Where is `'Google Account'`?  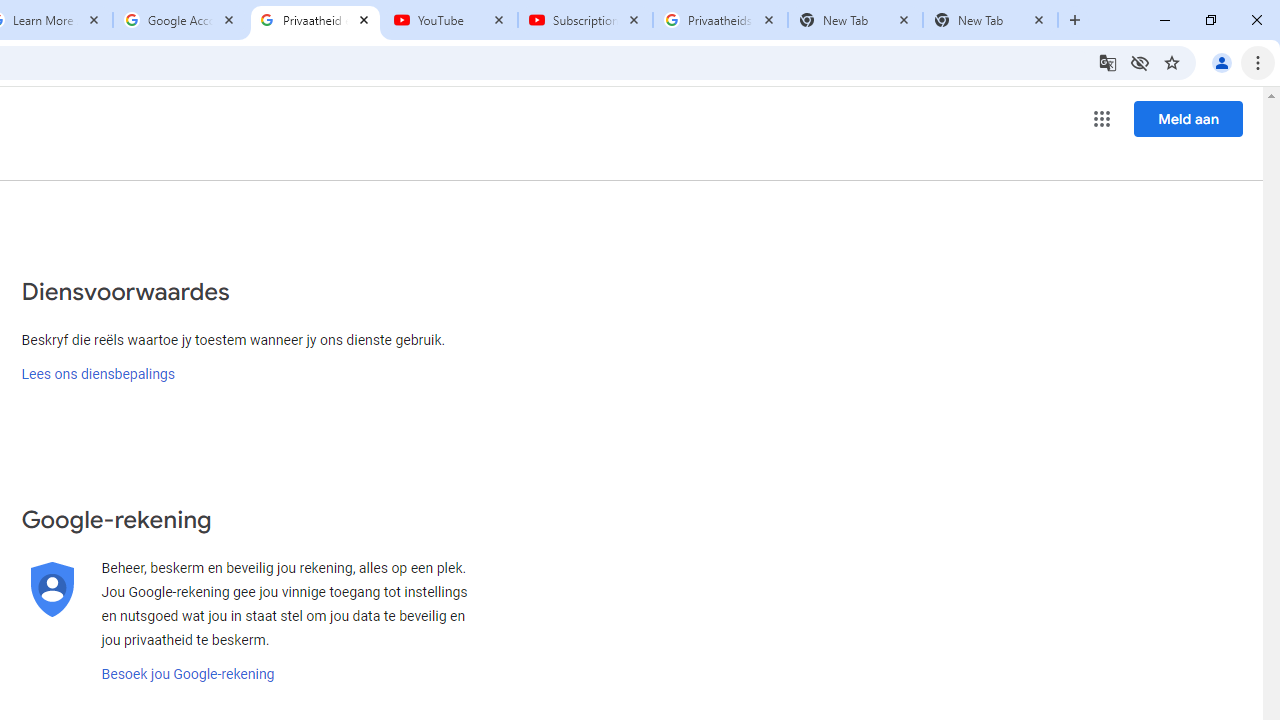
'Google Account' is located at coordinates (180, 20).